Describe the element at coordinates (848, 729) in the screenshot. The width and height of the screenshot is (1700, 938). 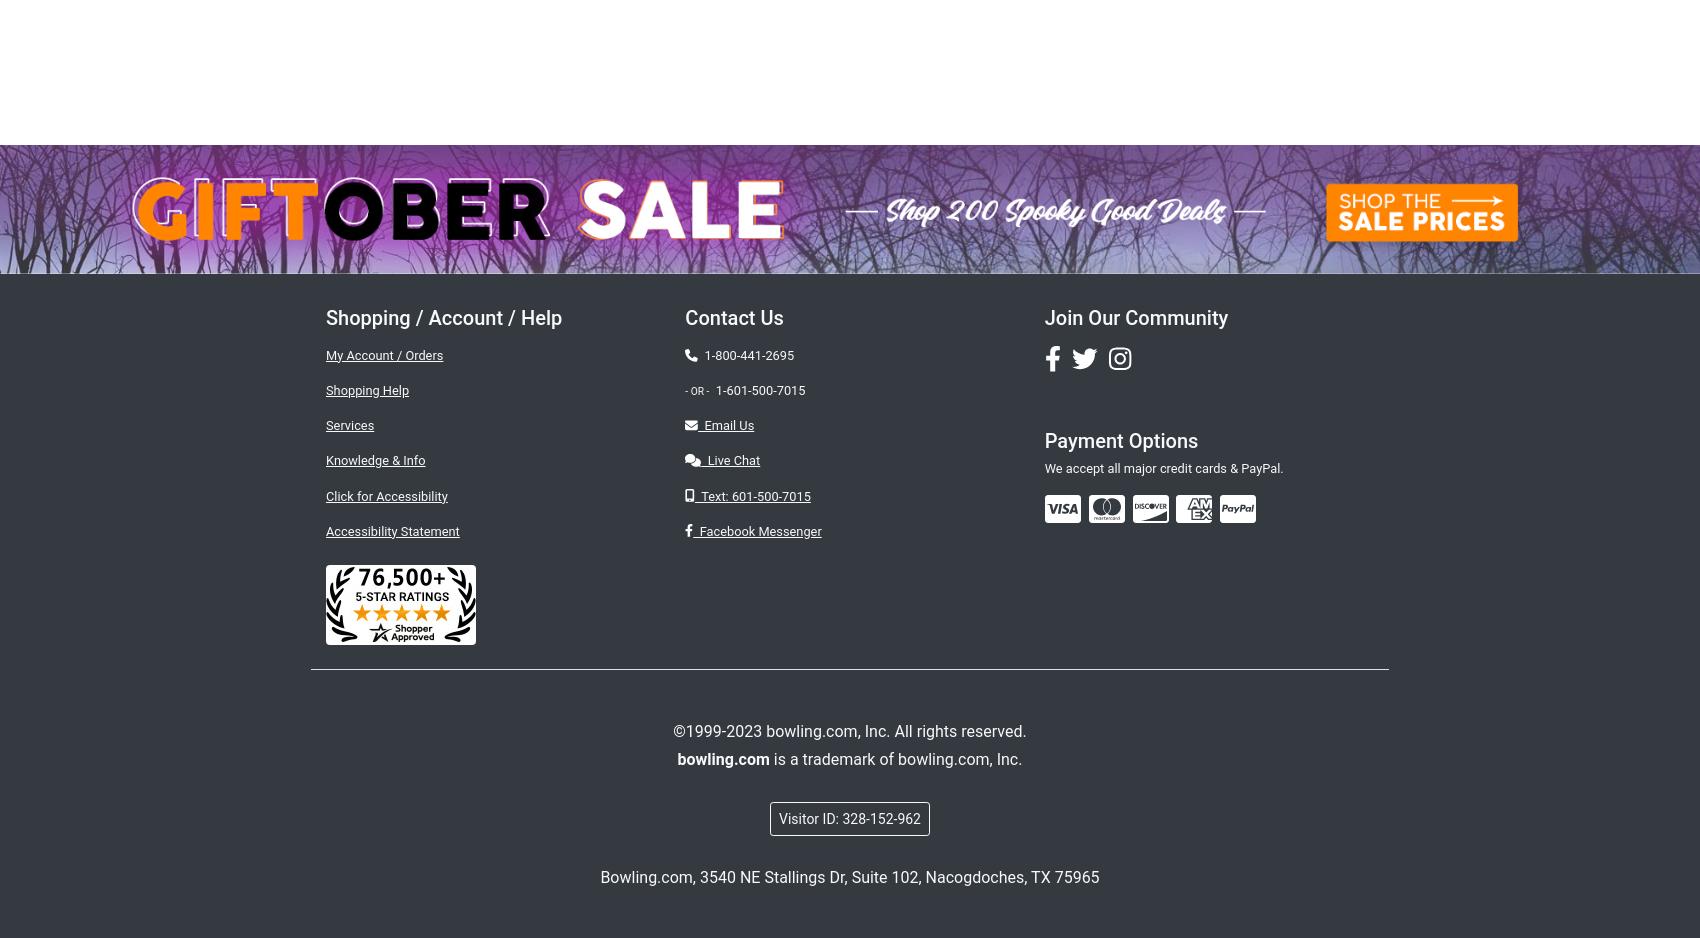
I see `'©1999-2023 bowling.com, Inc. All rights reserved.'` at that location.